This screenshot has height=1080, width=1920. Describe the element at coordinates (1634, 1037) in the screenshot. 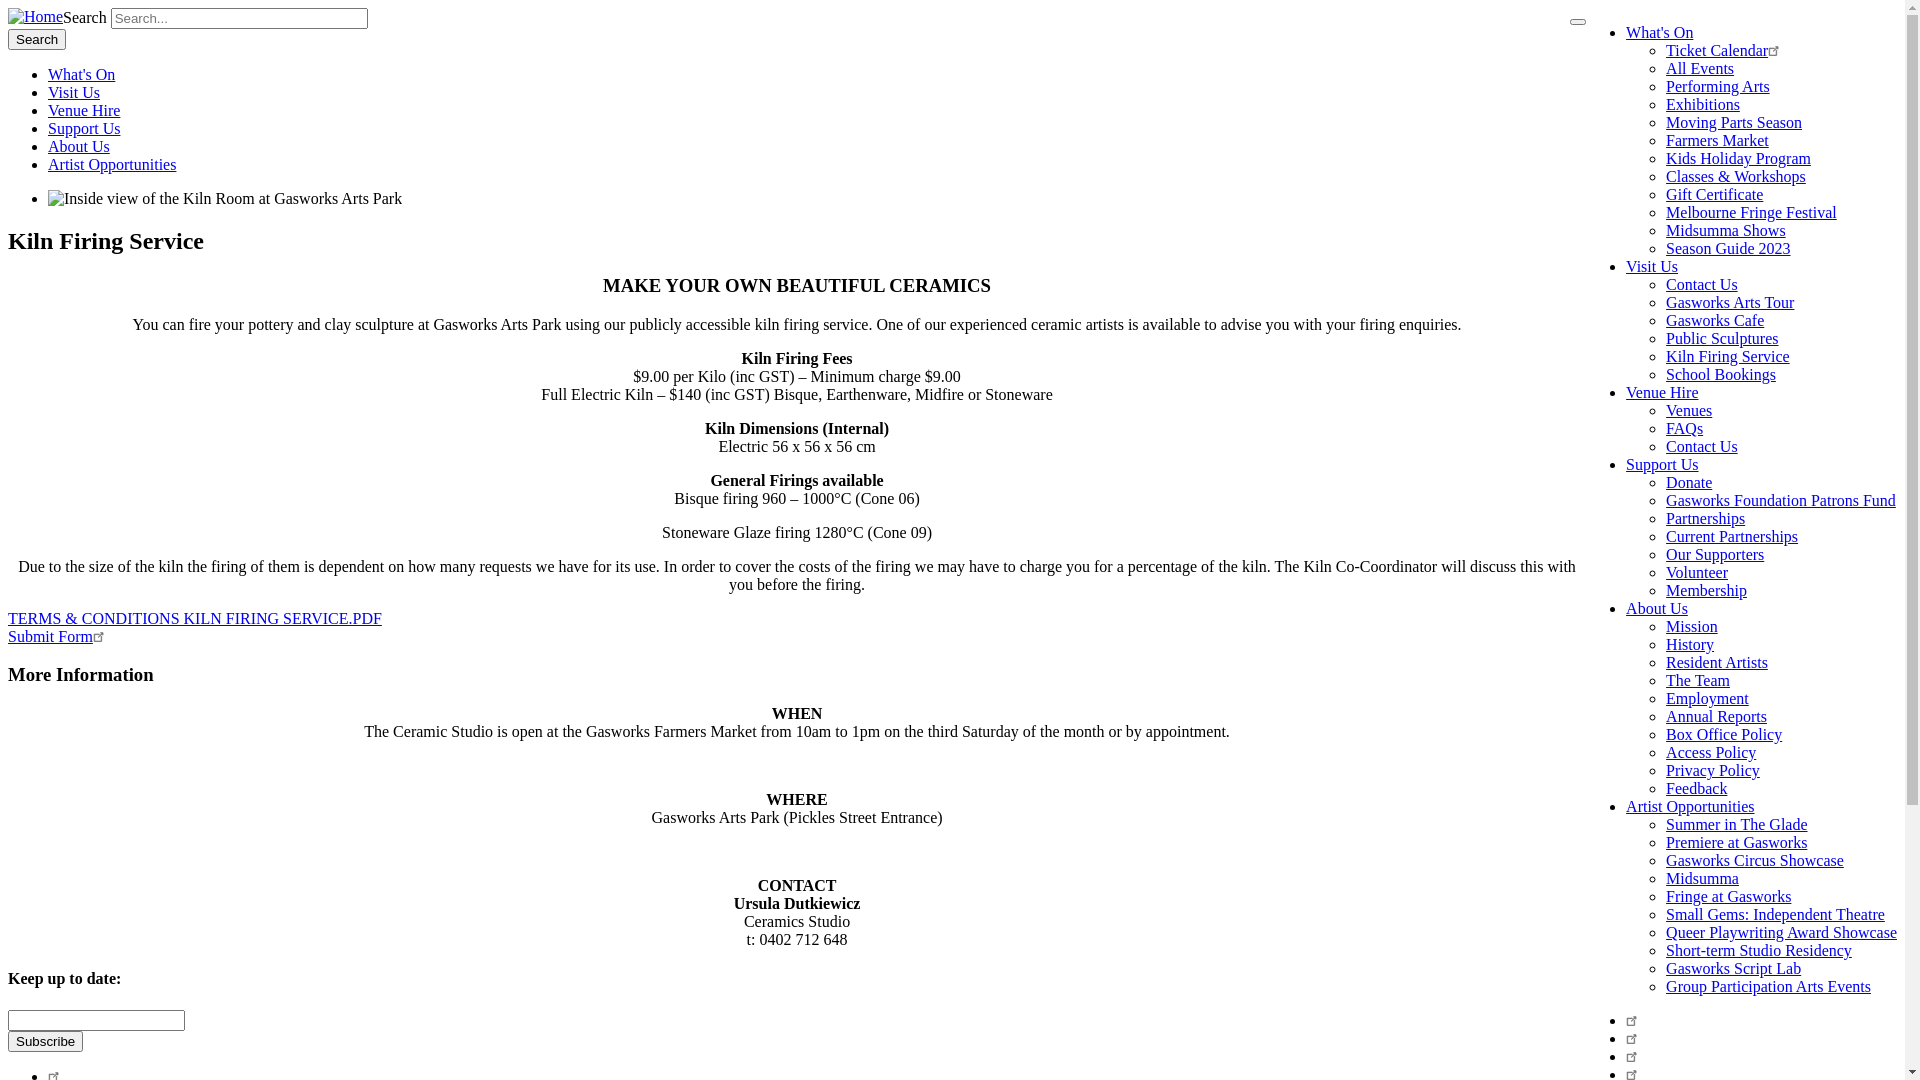

I see `'Twitter` at that location.